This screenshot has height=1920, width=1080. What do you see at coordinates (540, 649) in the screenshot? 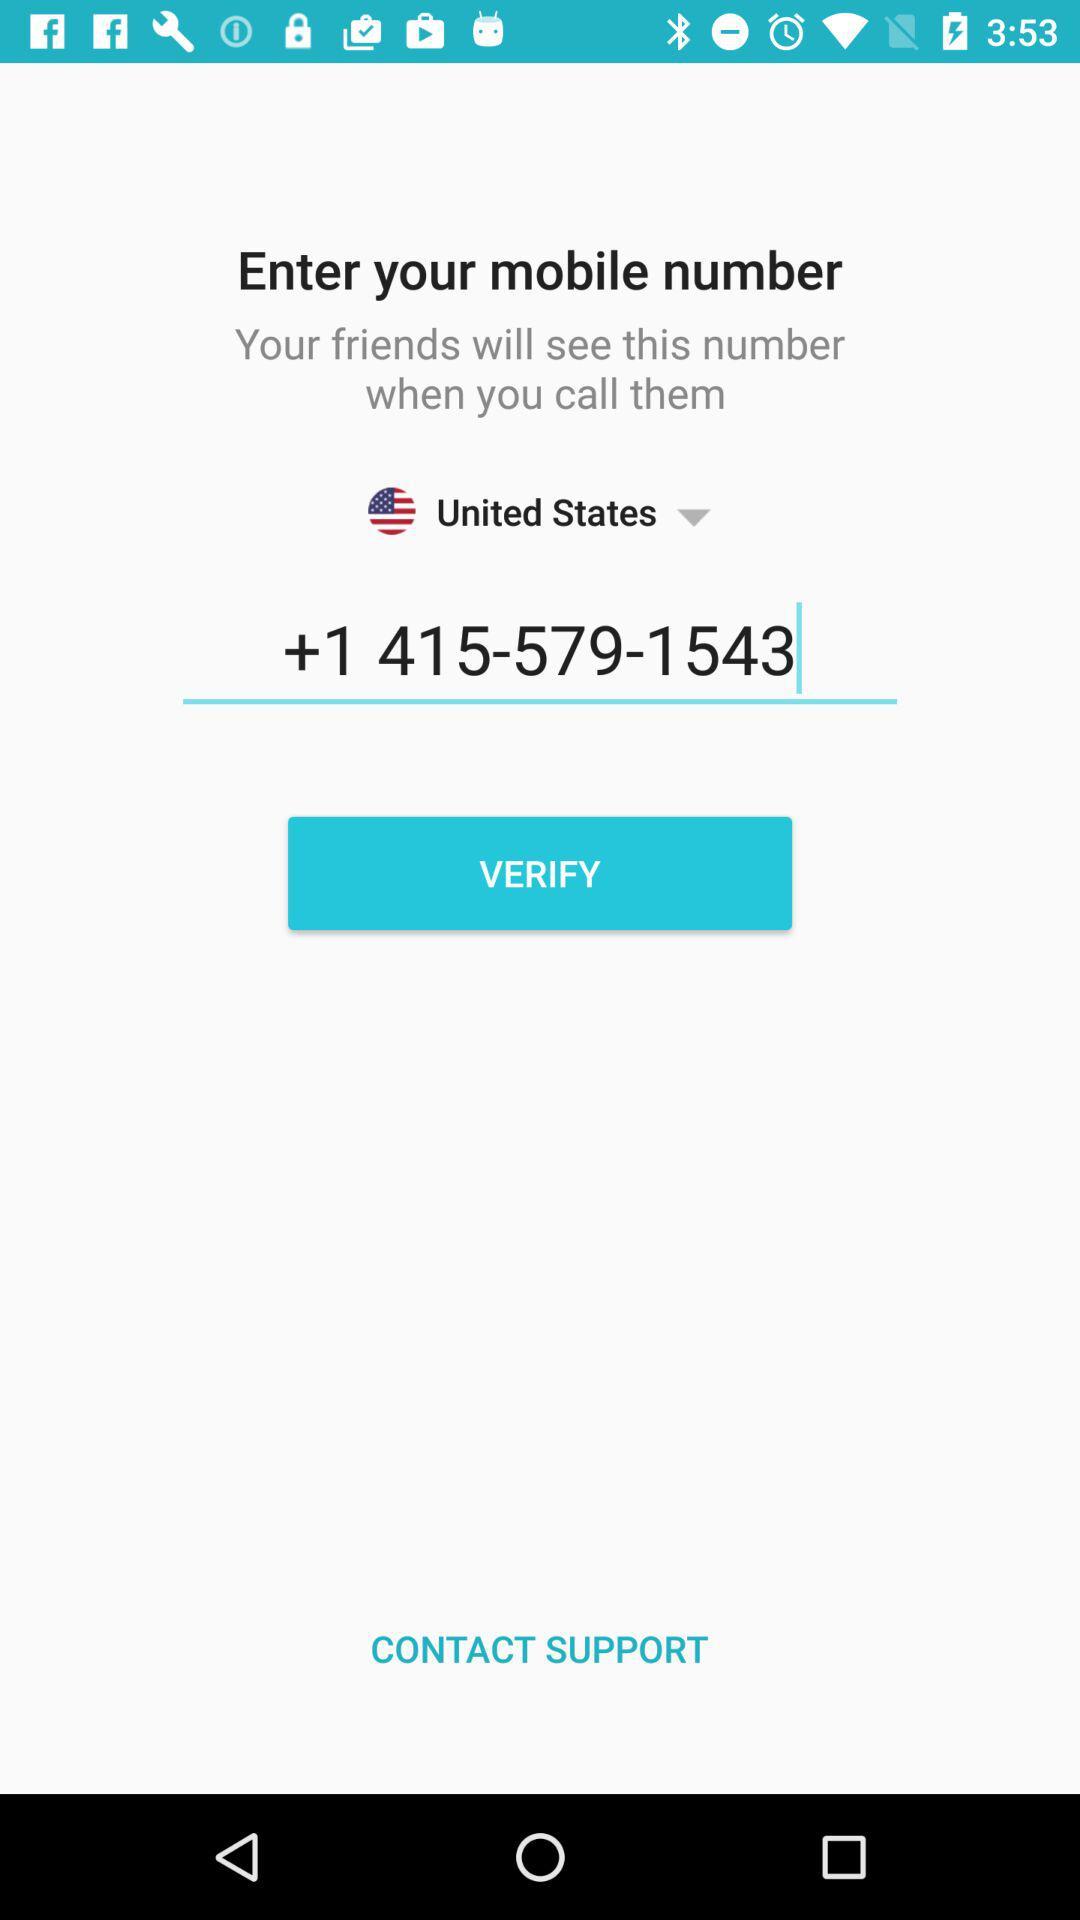
I see `the icon above the verify icon` at bounding box center [540, 649].